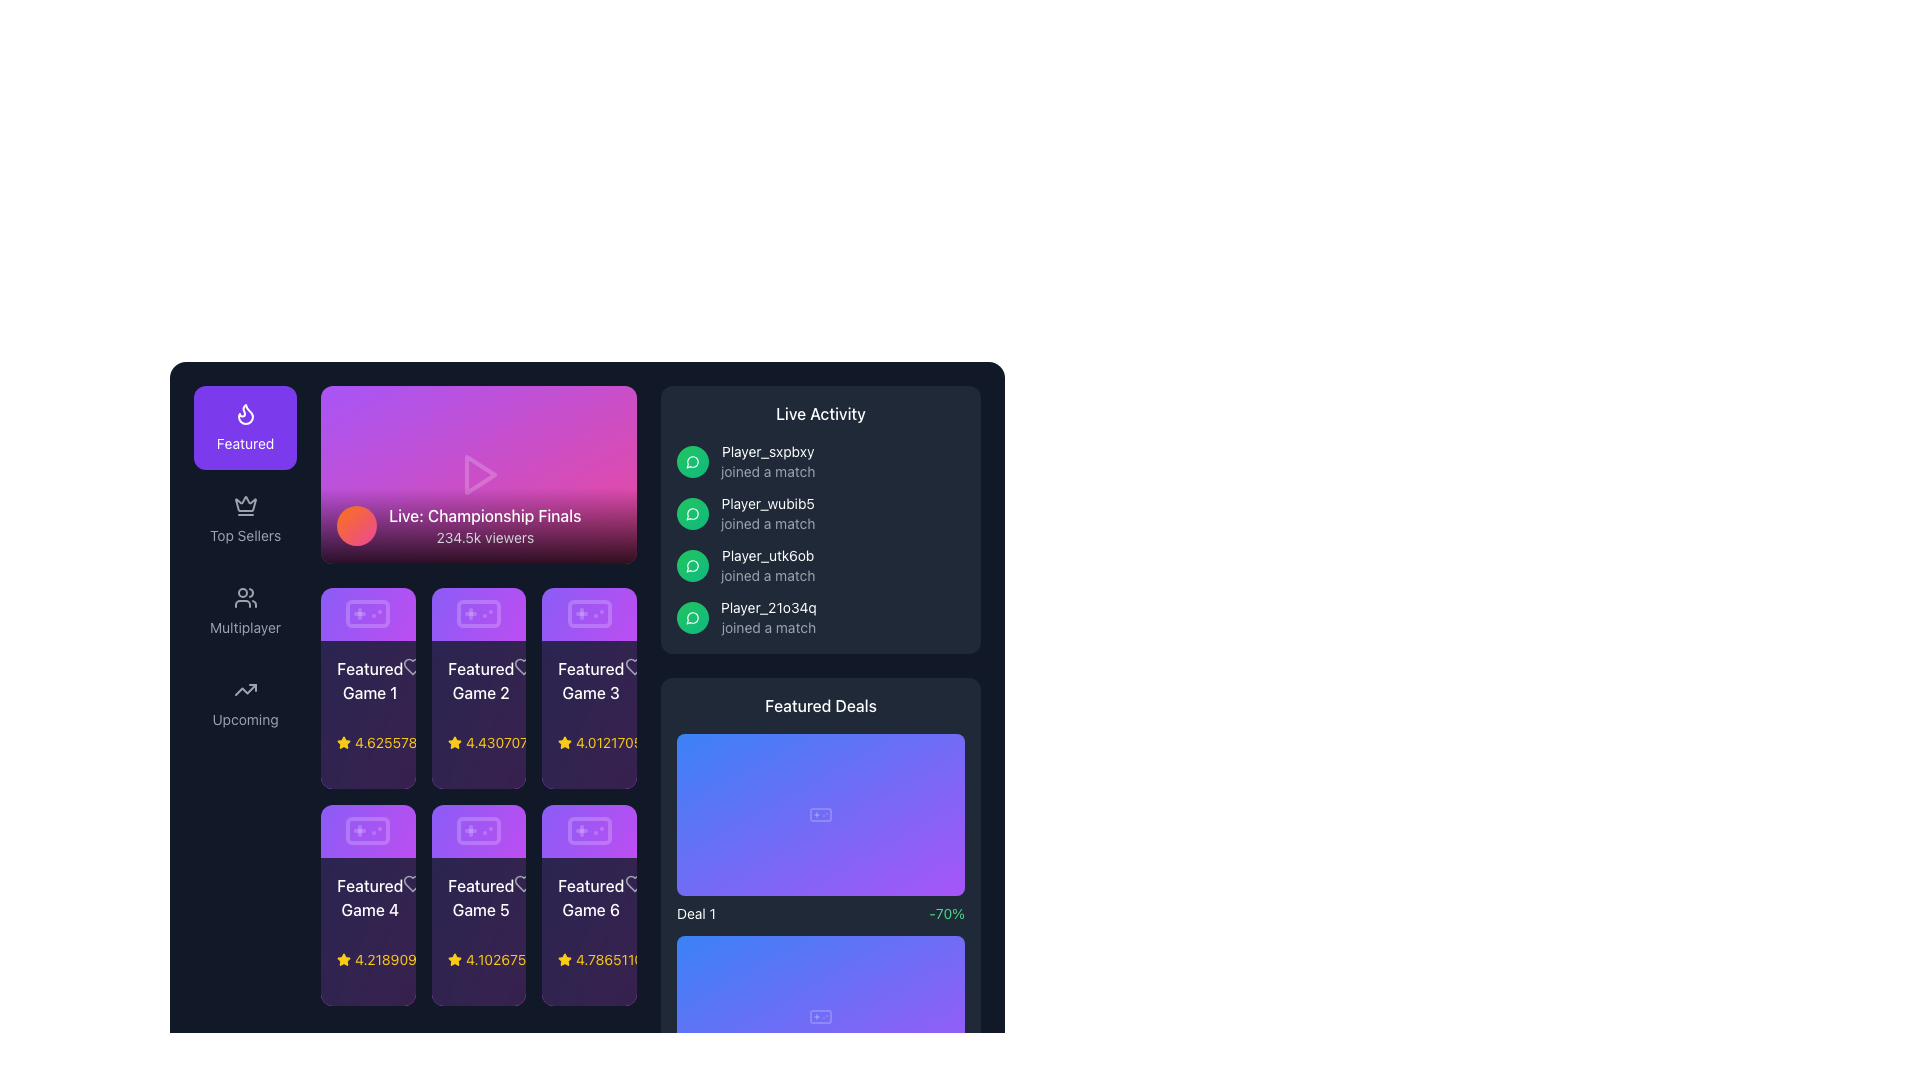  Describe the element at coordinates (696, 914) in the screenshot. I see `the text label displaying 'Deal 1' styled in white, located within the dark background of the 'Featured Deals' panel` at that location.